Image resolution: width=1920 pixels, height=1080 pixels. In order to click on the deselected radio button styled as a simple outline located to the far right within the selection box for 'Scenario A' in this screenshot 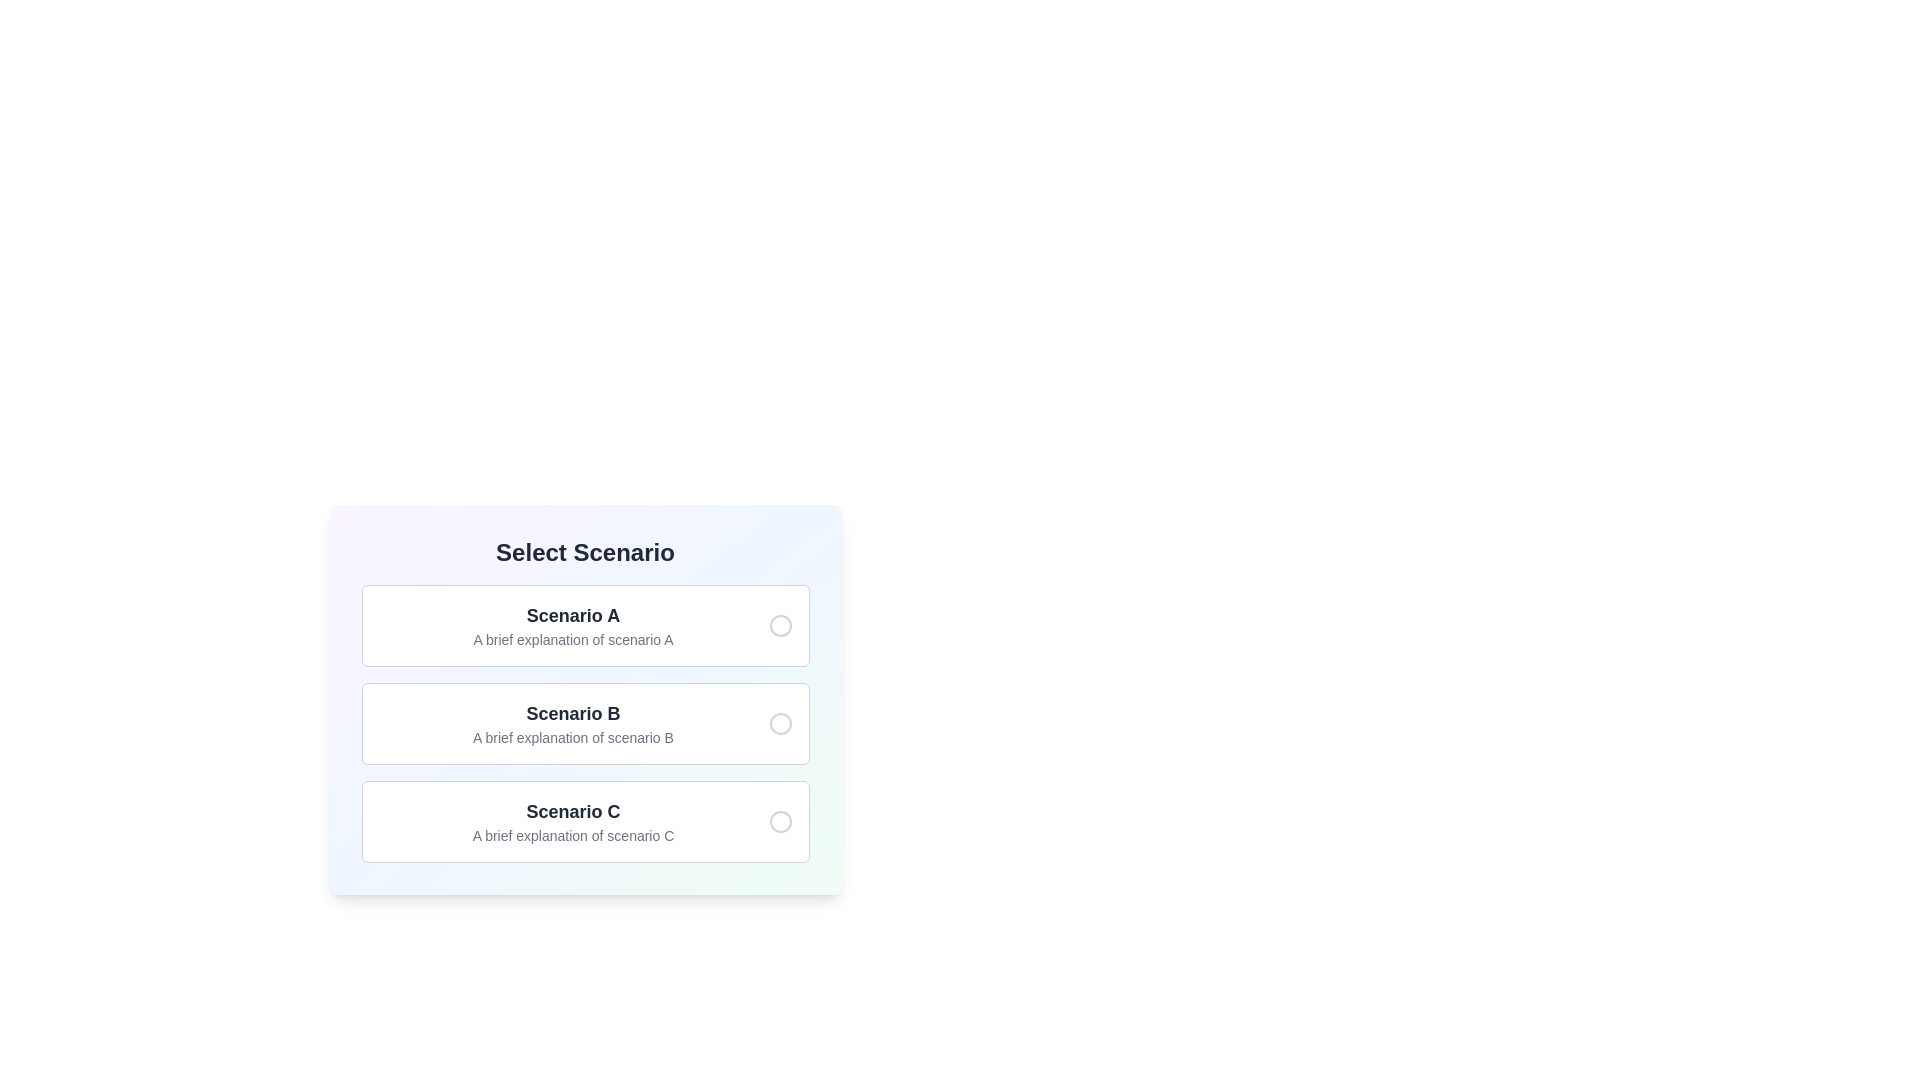, I will do `click(779, 624)`.